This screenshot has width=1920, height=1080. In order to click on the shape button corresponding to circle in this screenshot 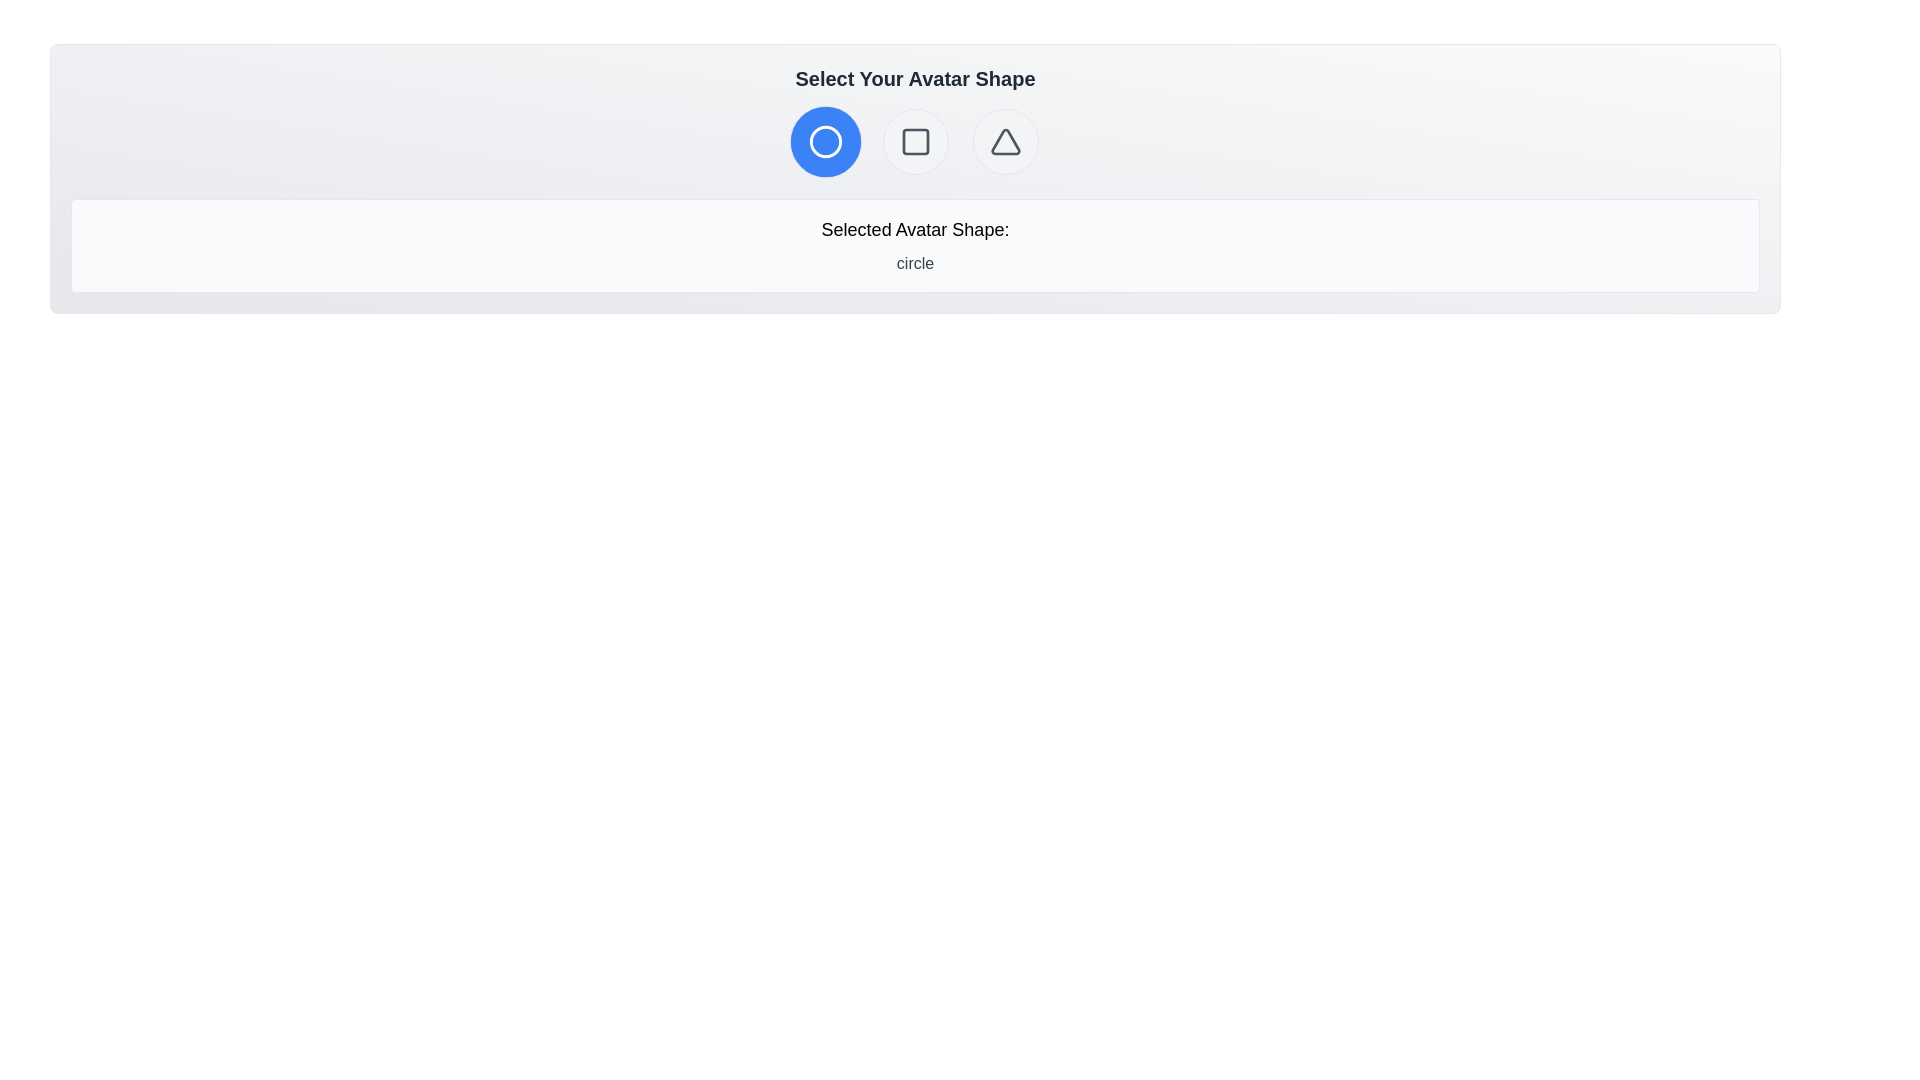, I will do `click(825, 141)`.